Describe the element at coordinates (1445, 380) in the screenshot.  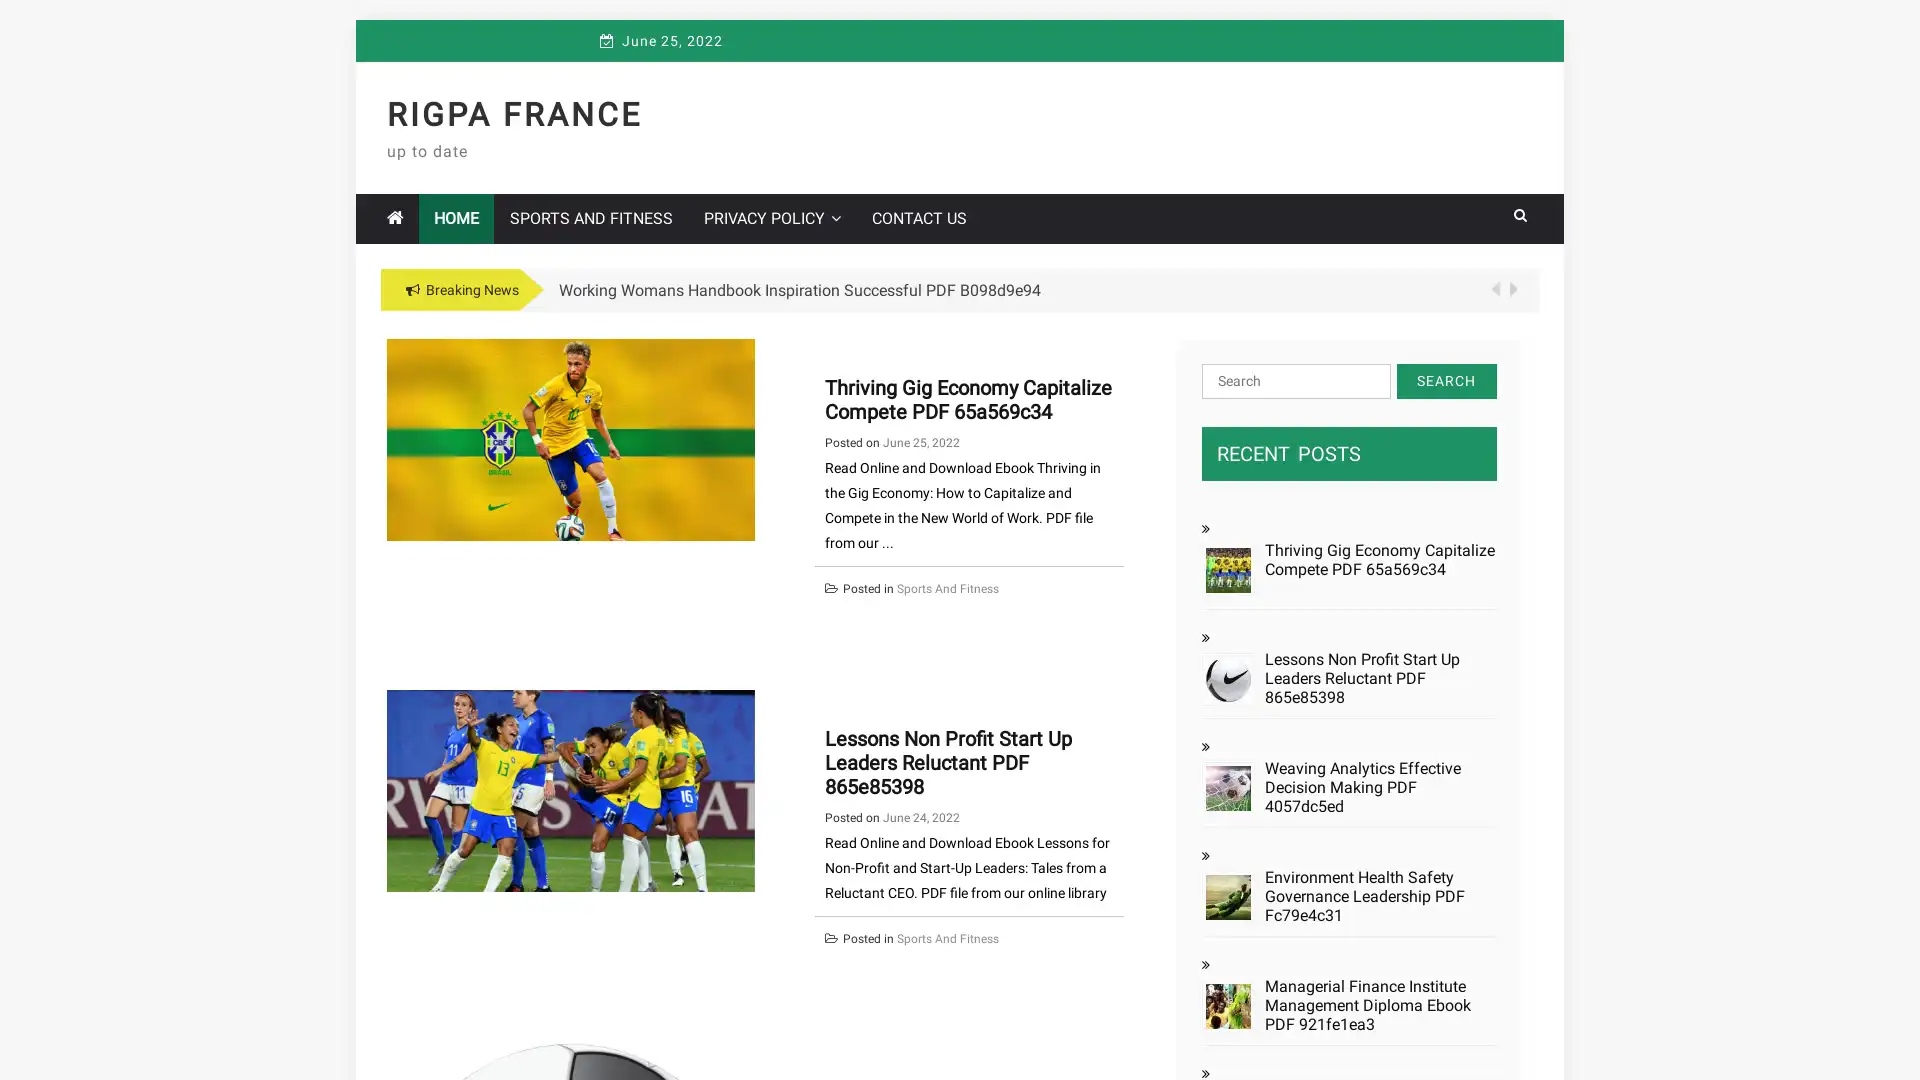
I see `Search` at that location.